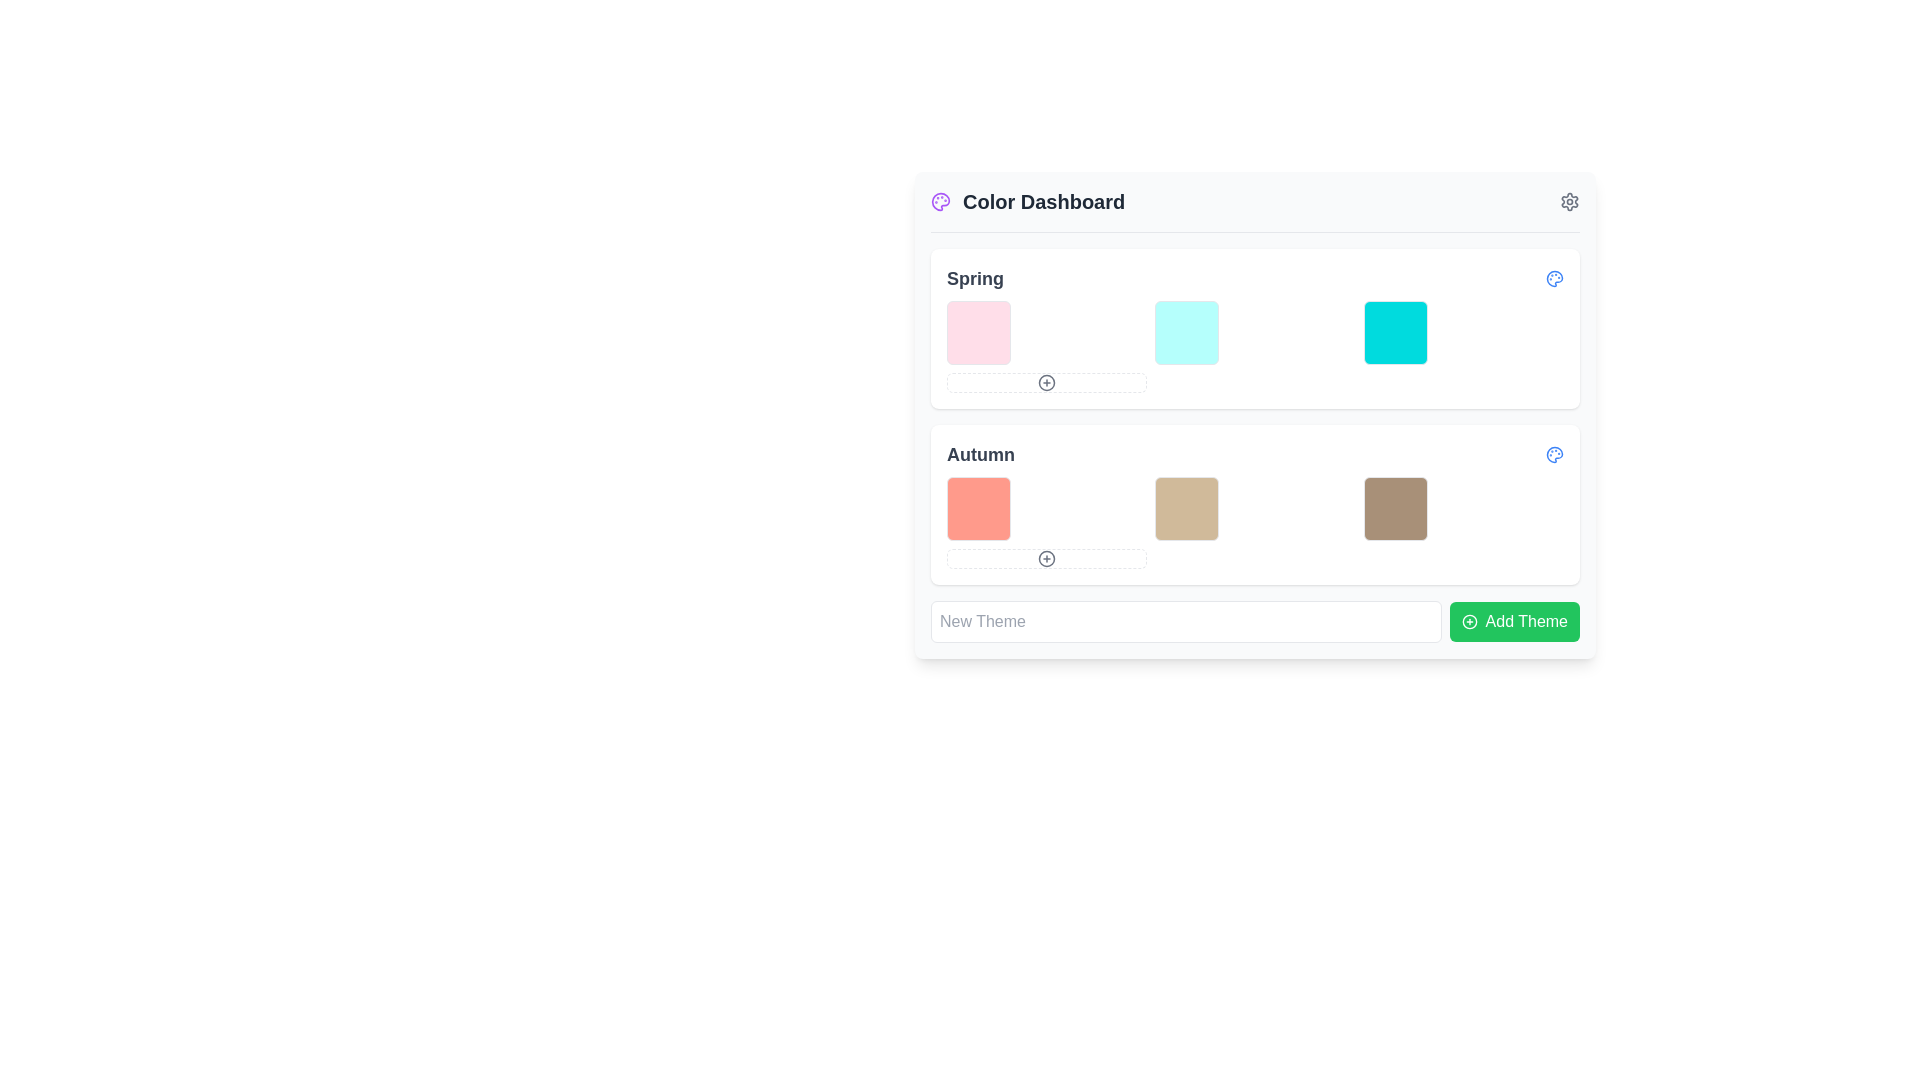  What do you see at coordinates (1043, 201) in the screenshot?
I see `text label displaying 'Color Dashboard' in bold, extra-large font located at the top of the interface` at bounding box center [1043, 201].